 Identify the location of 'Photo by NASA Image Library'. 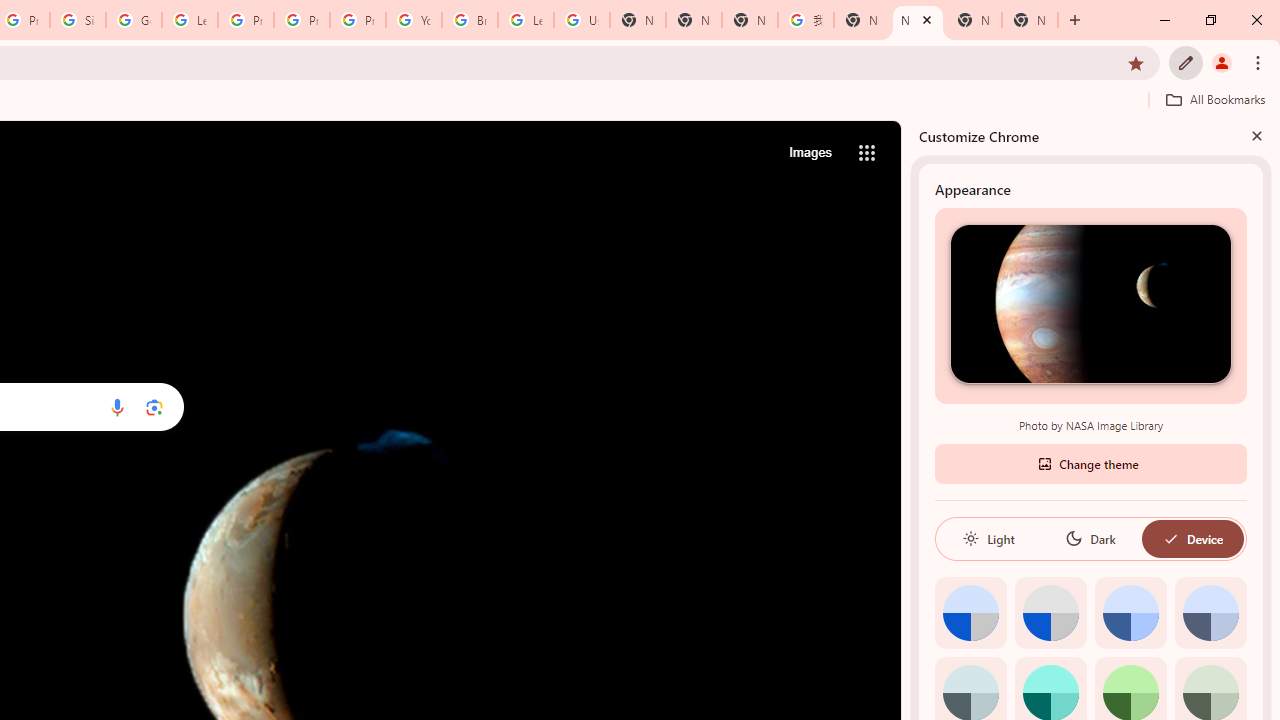
(1089, 303).